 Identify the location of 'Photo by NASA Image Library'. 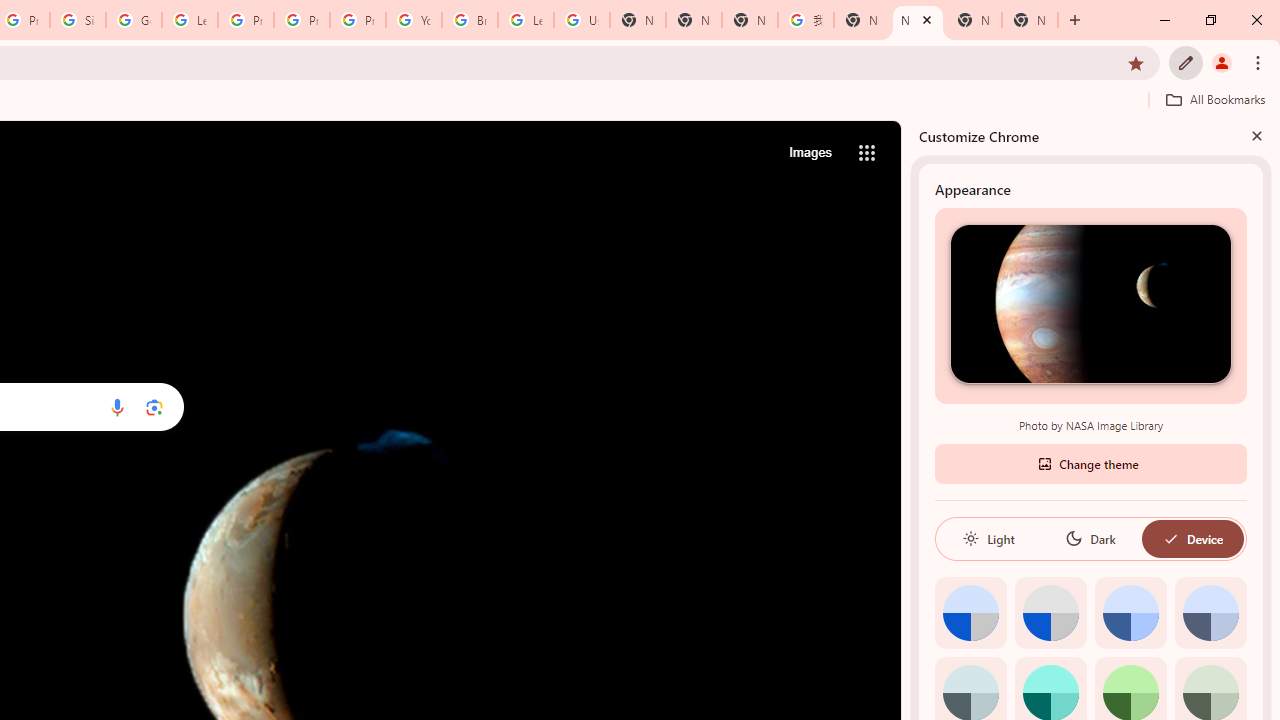
(1089, 303).